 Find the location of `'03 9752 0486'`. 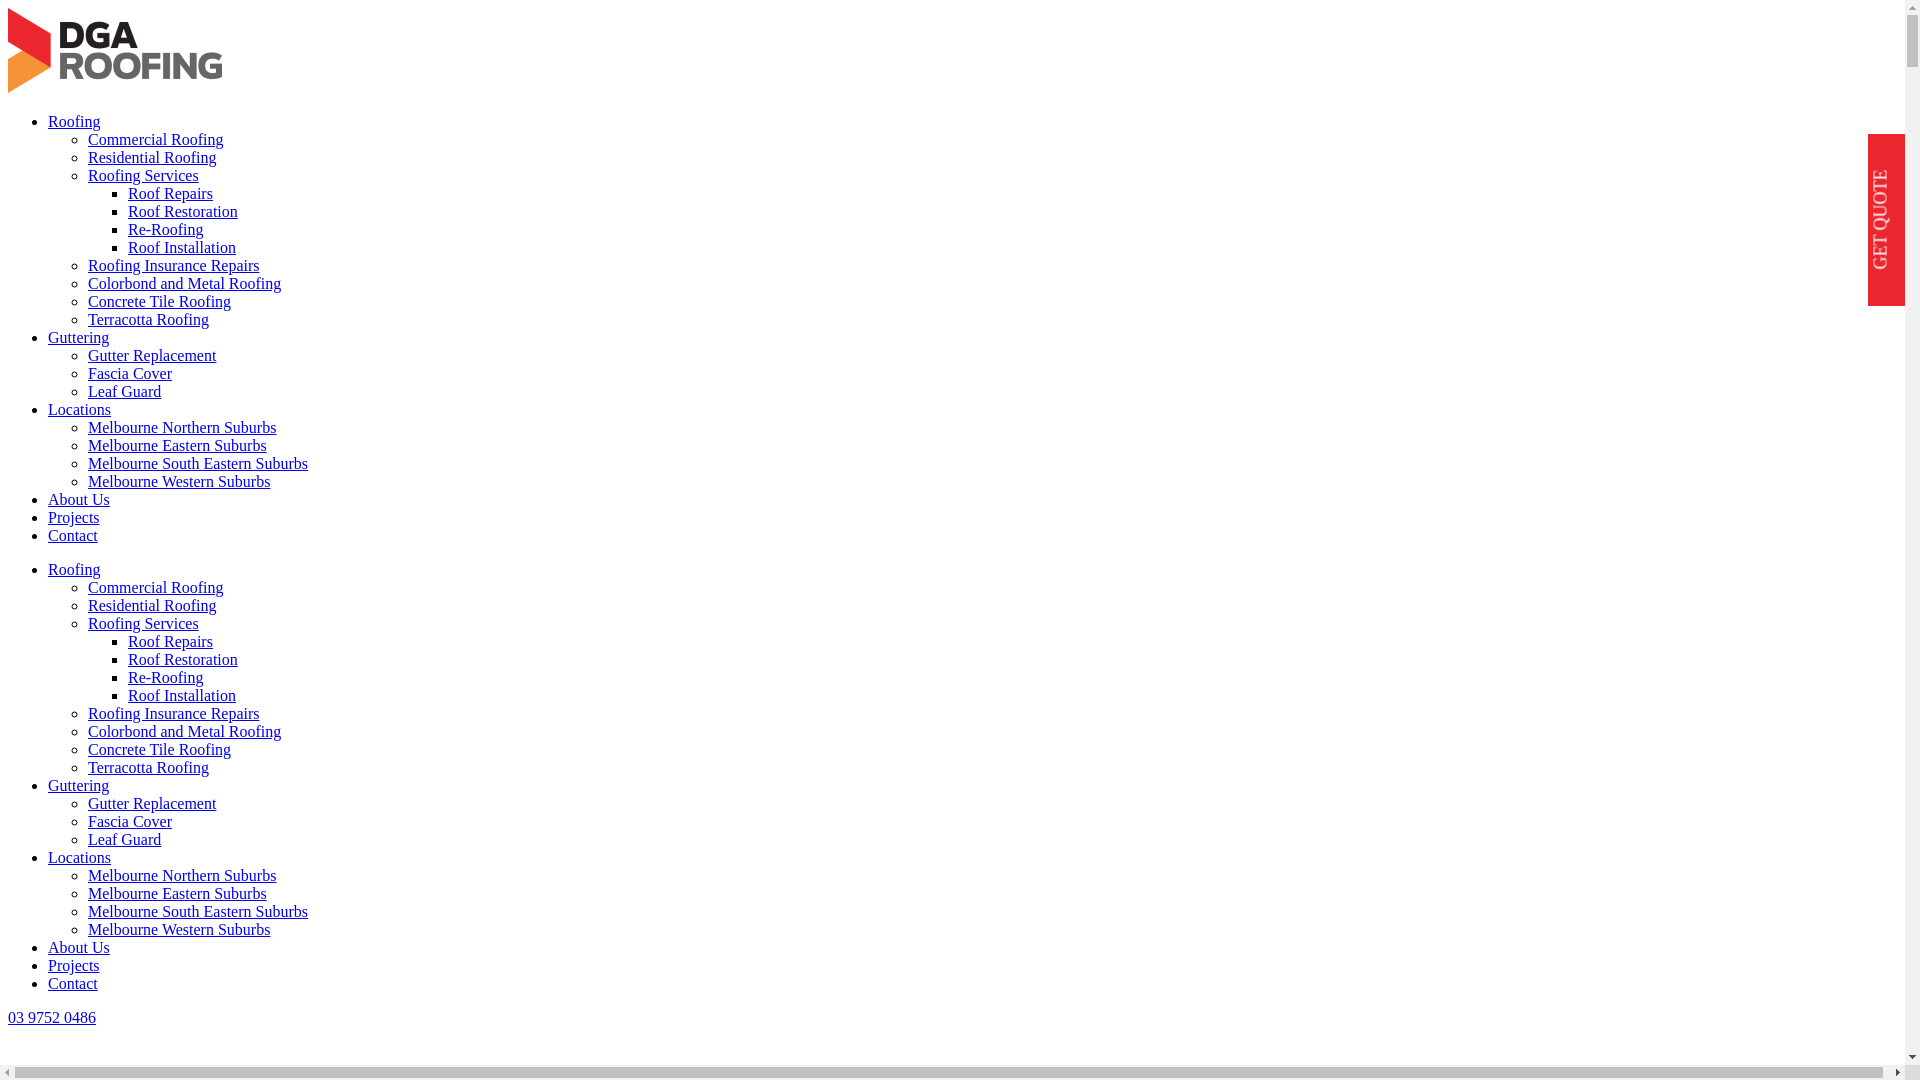

'03 9752 0486' is located at coordinates (8, 1017).